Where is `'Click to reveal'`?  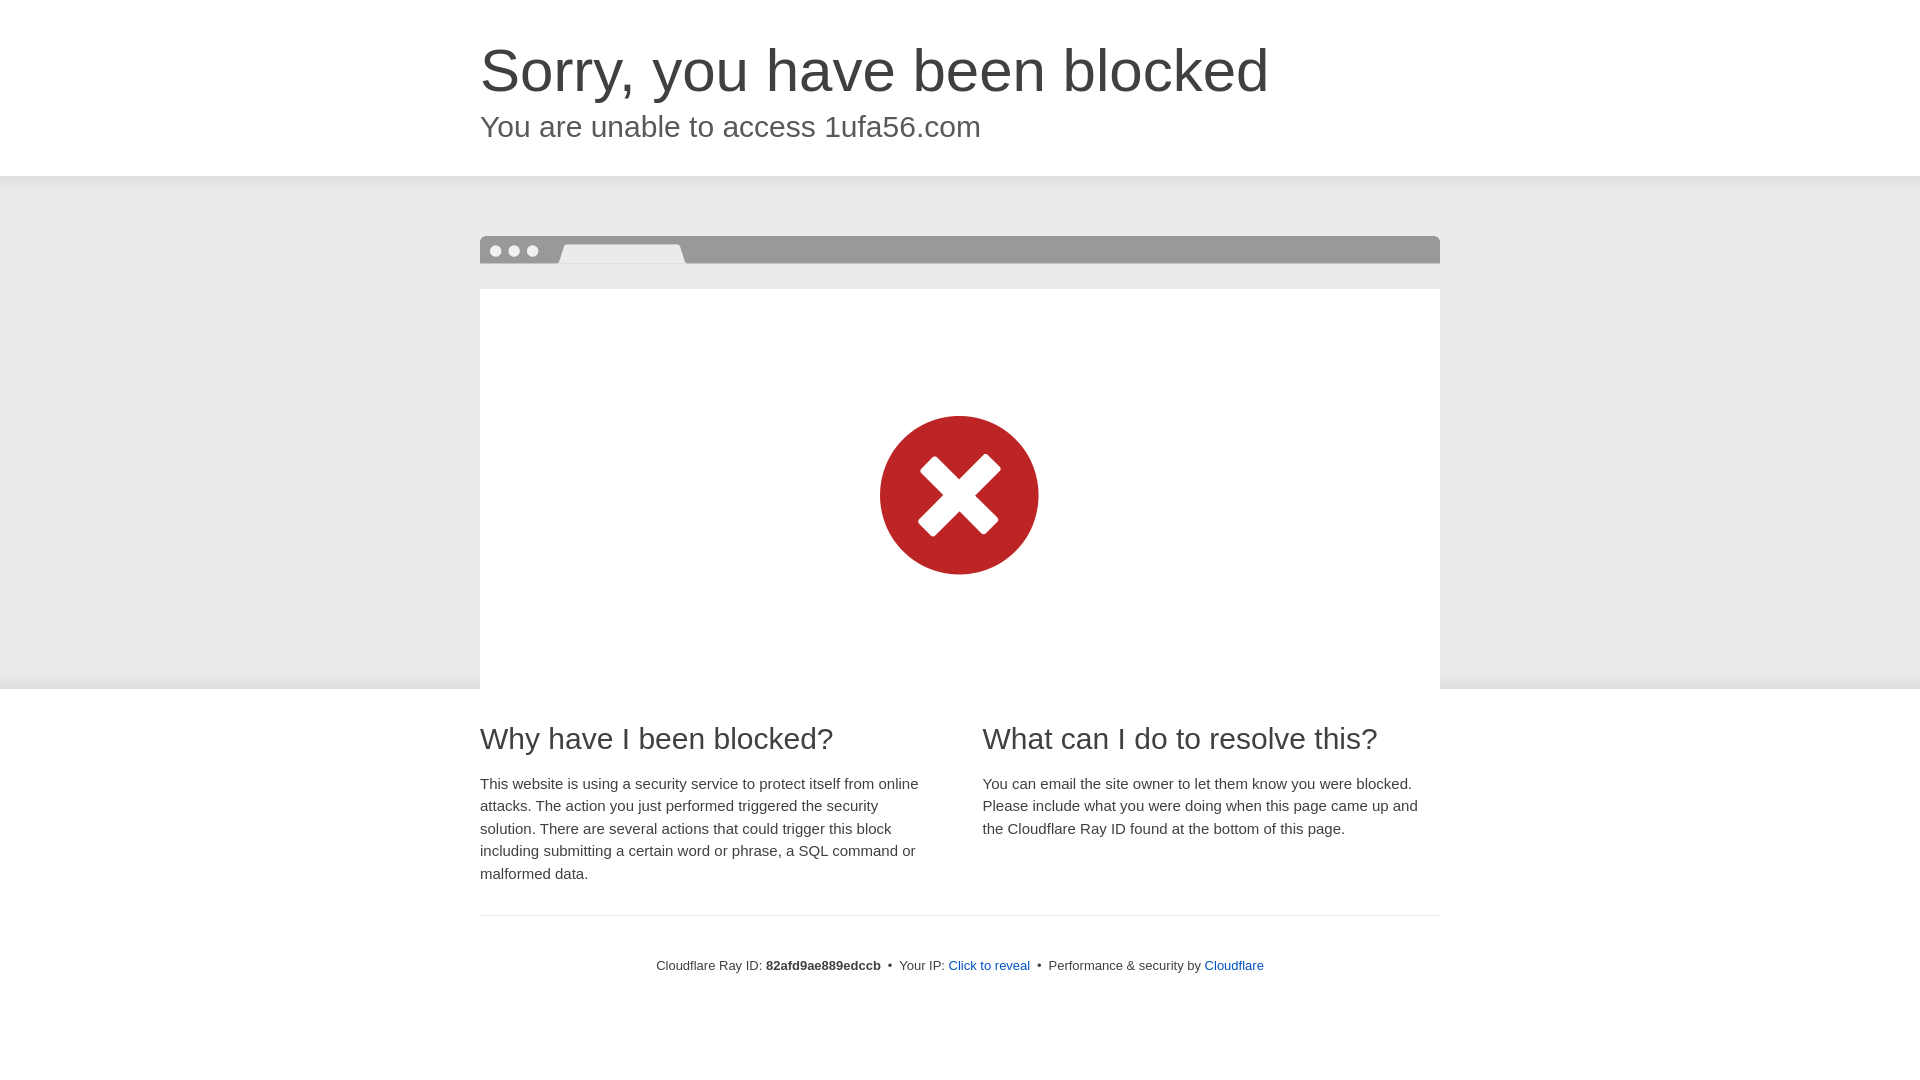
'Click to reveal' is located at coordinates (989, 964).